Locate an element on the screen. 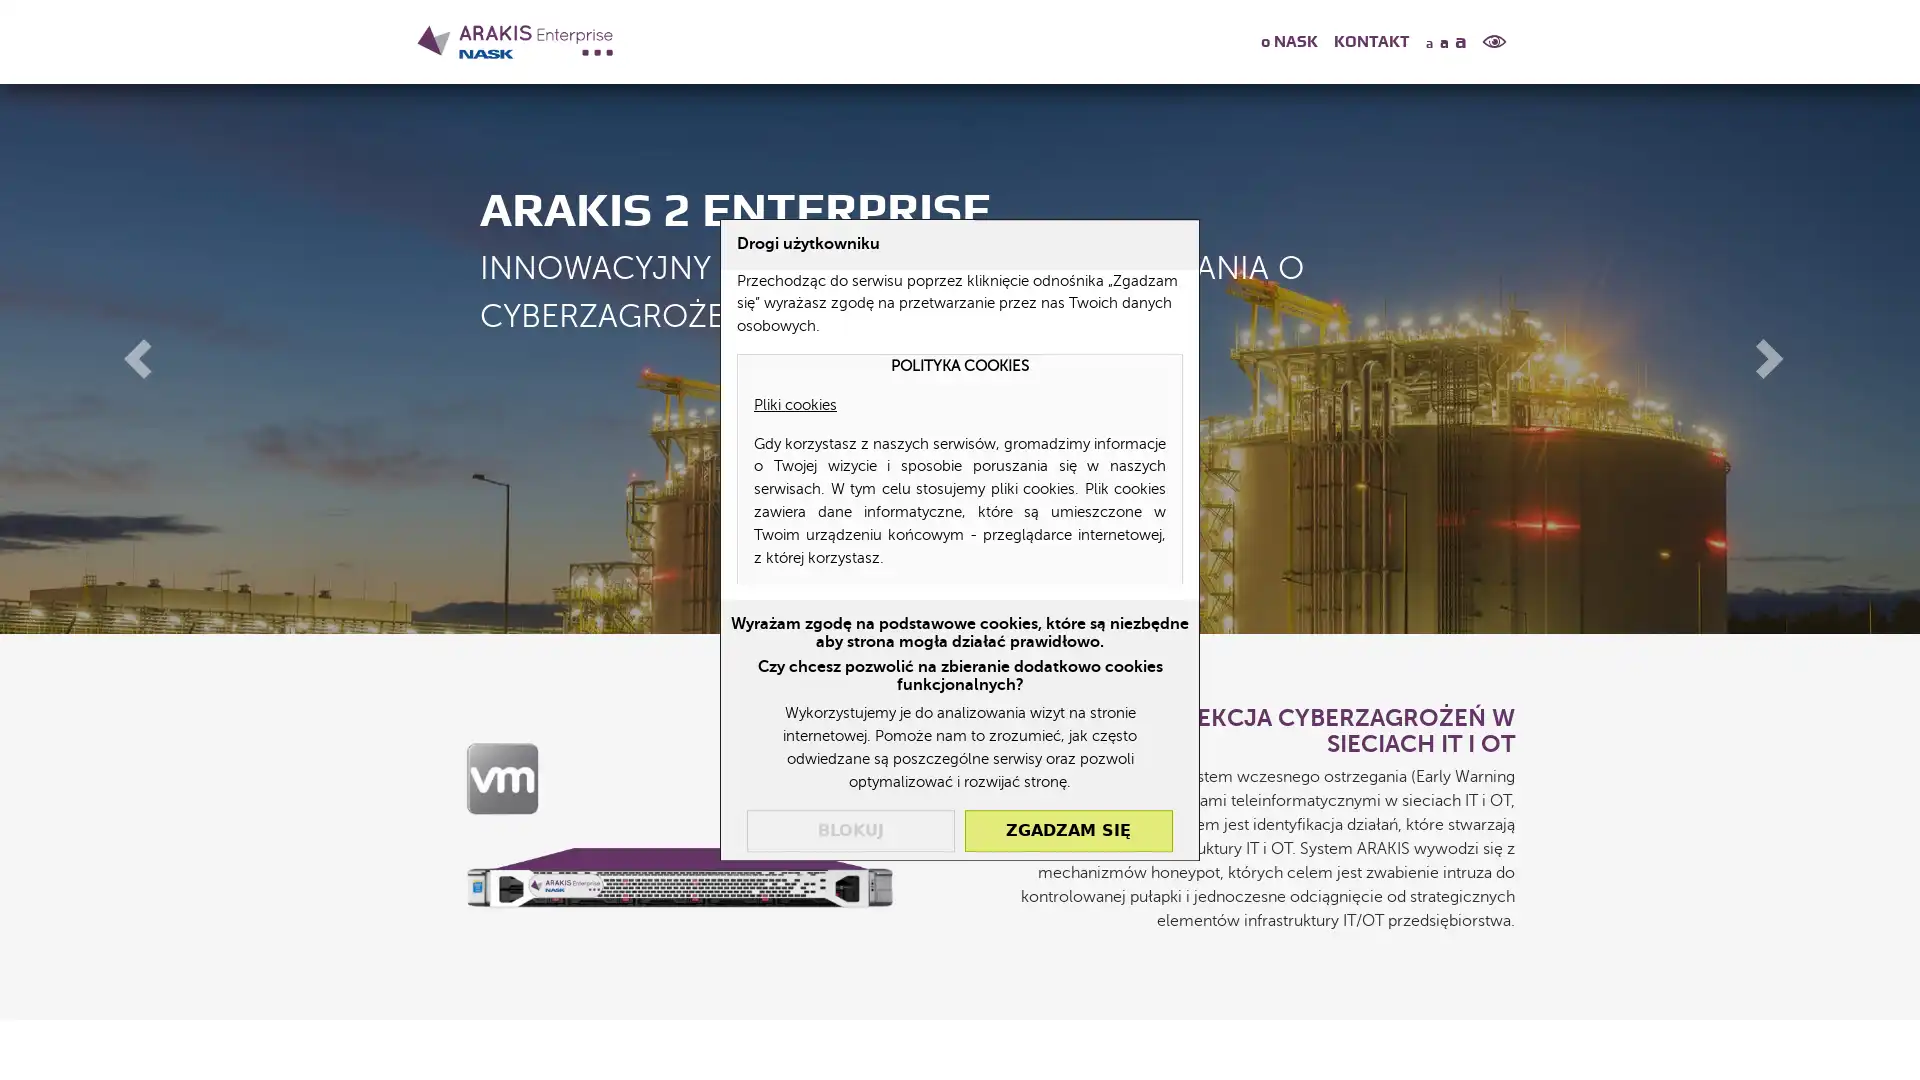 The image size is (1920, 1080). a is located at coordinates (1425, 42).